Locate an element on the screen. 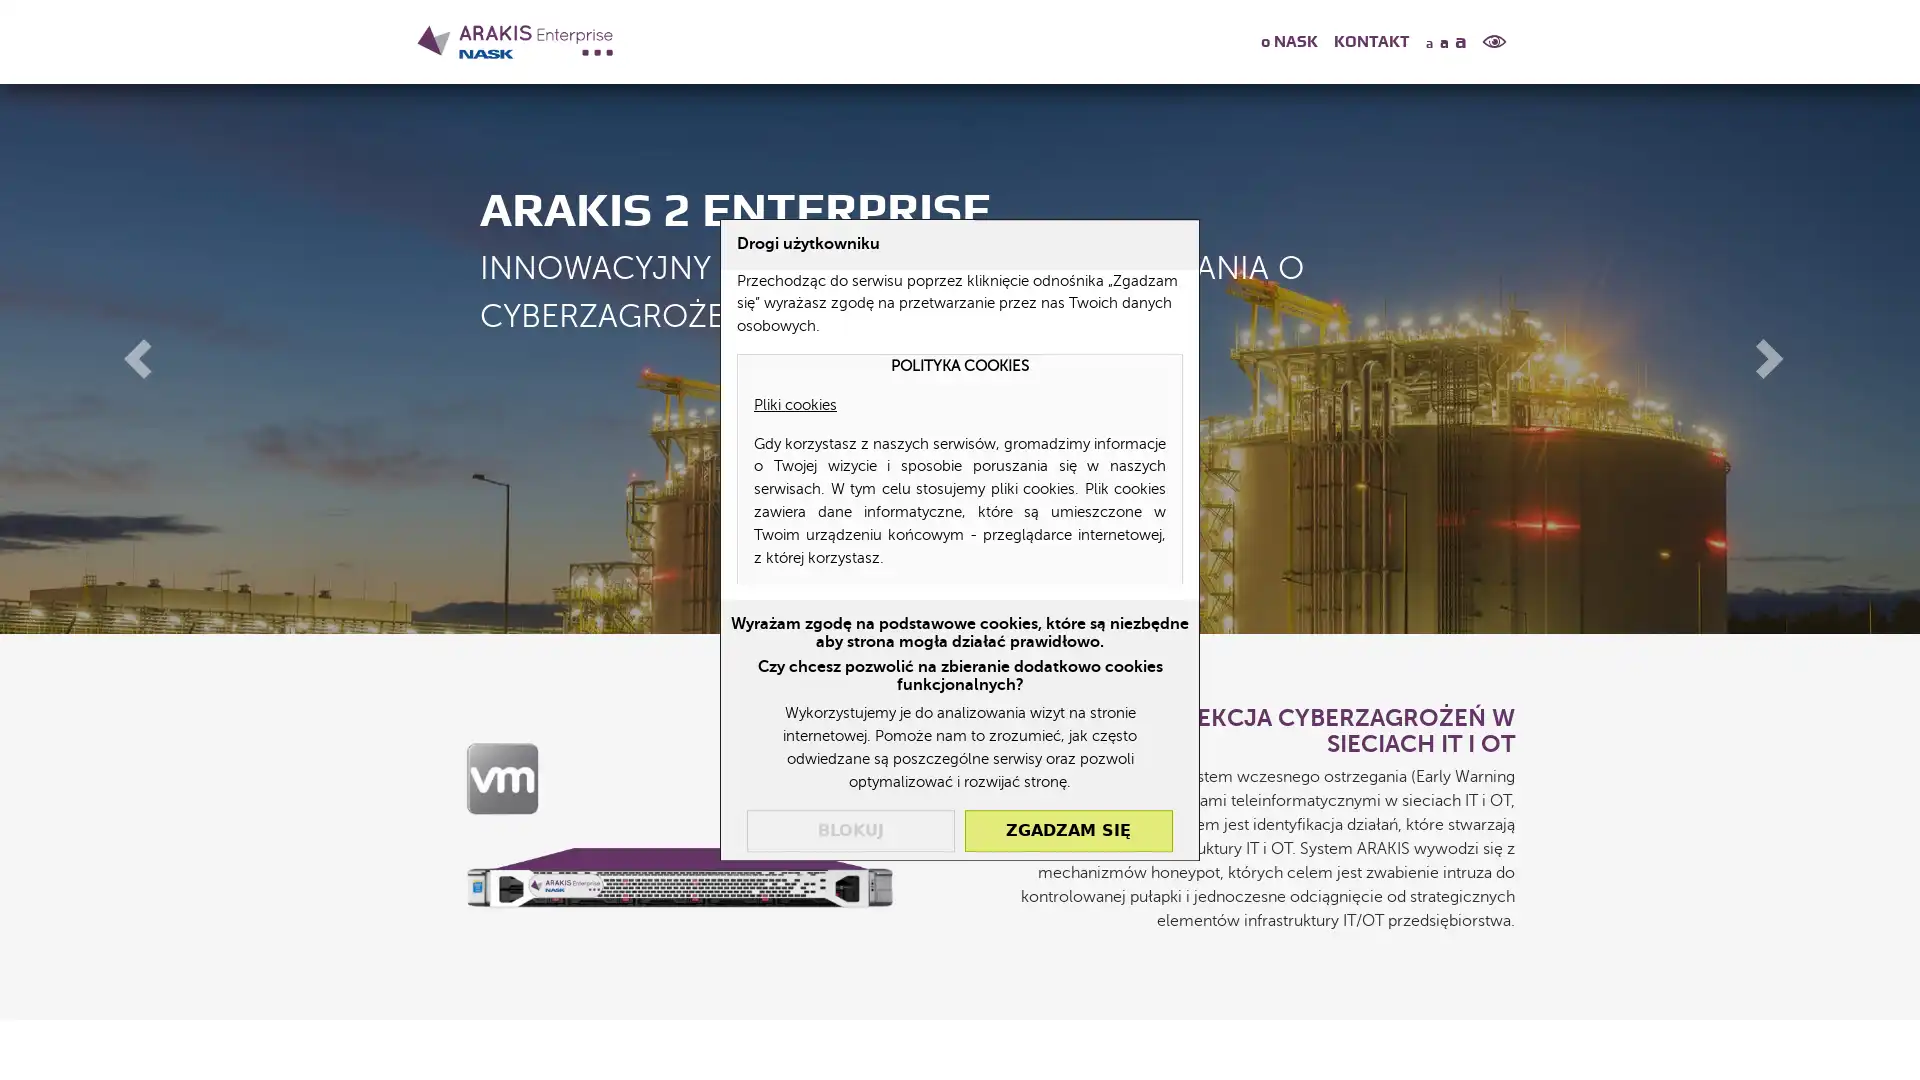 The image size is (1920, 1080). a is located at coordinates (1425, 42).